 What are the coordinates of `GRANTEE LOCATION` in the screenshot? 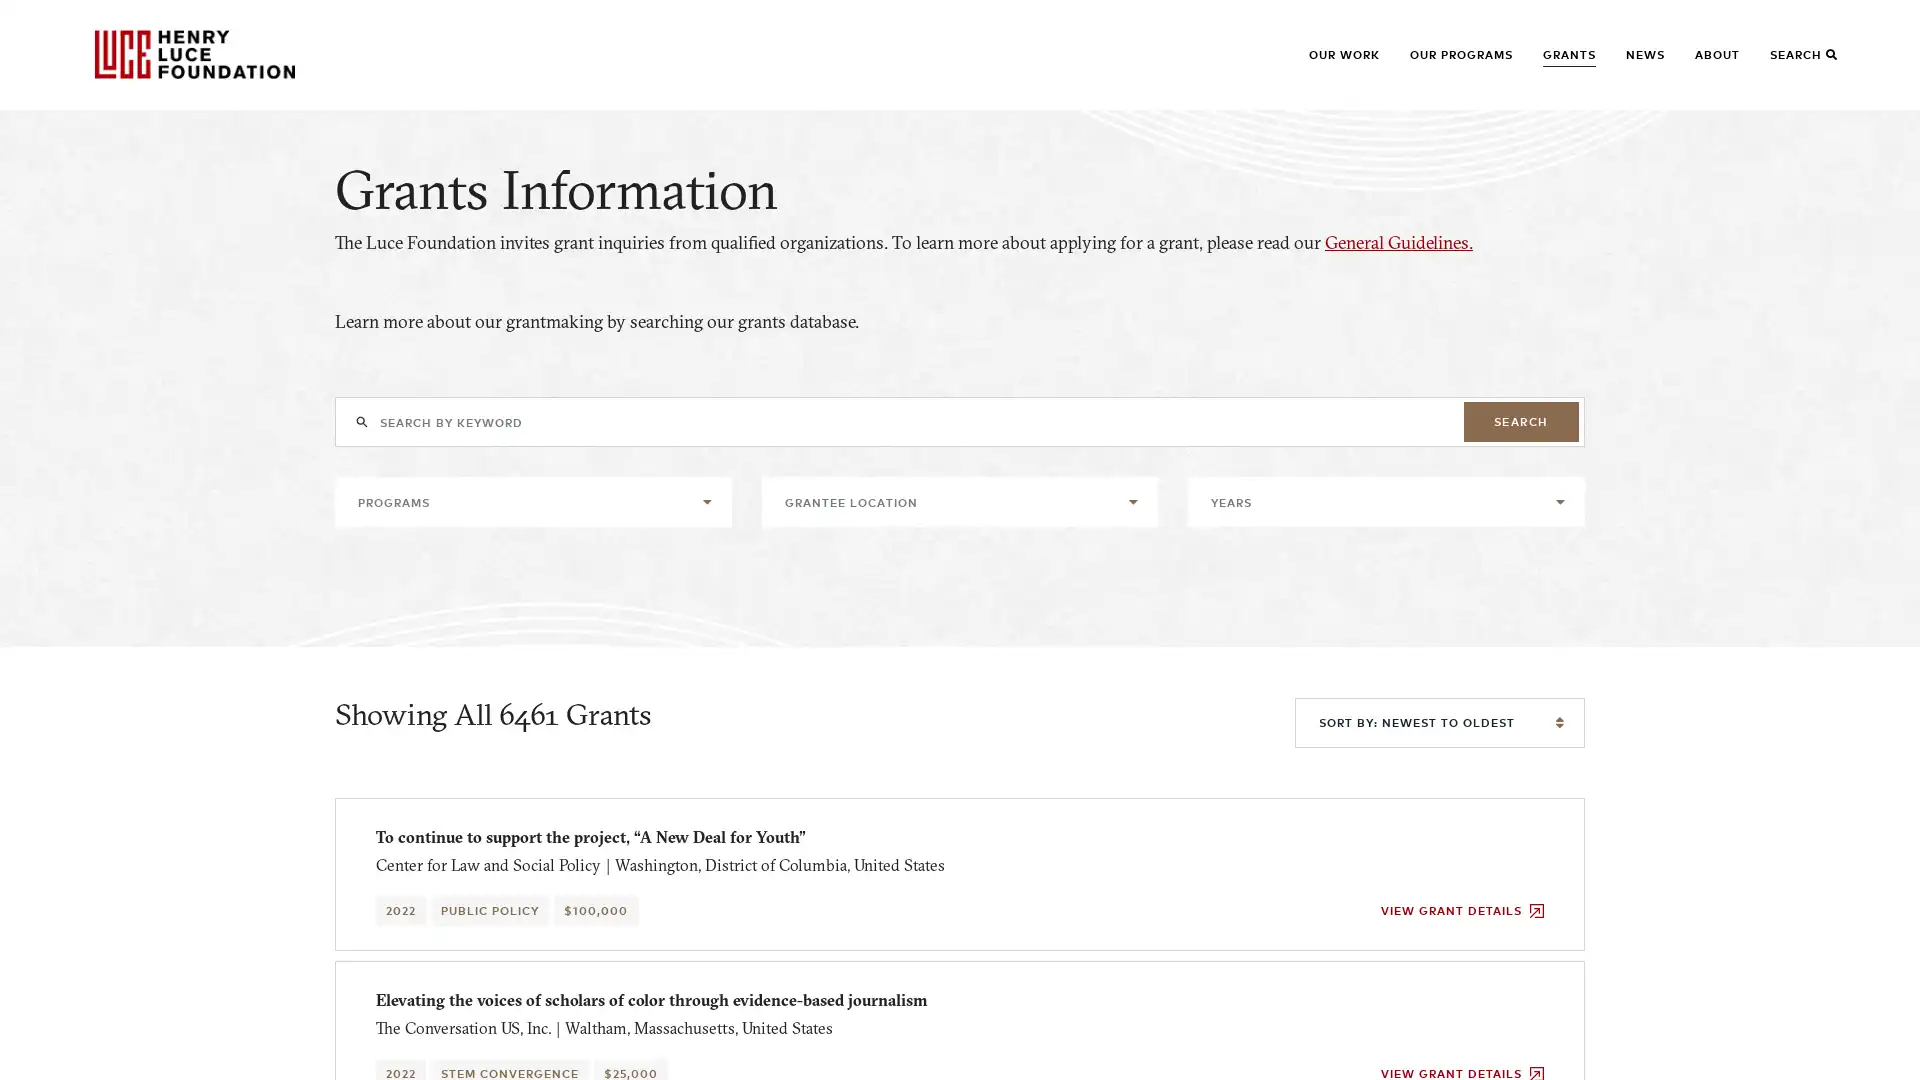 It's located at (958, 500).